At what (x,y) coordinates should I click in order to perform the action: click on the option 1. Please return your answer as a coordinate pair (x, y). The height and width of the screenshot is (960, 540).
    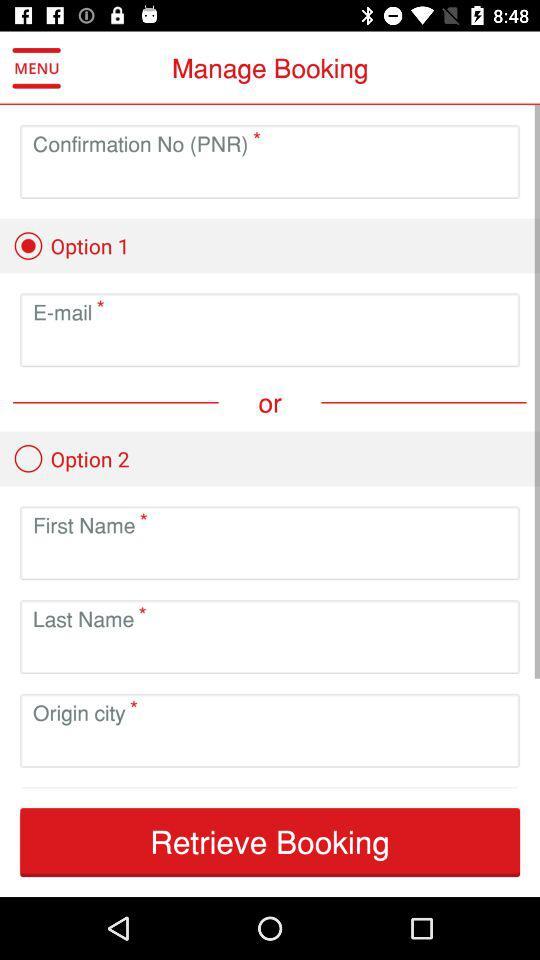
    Looking at the image, I should click on (70, 245).